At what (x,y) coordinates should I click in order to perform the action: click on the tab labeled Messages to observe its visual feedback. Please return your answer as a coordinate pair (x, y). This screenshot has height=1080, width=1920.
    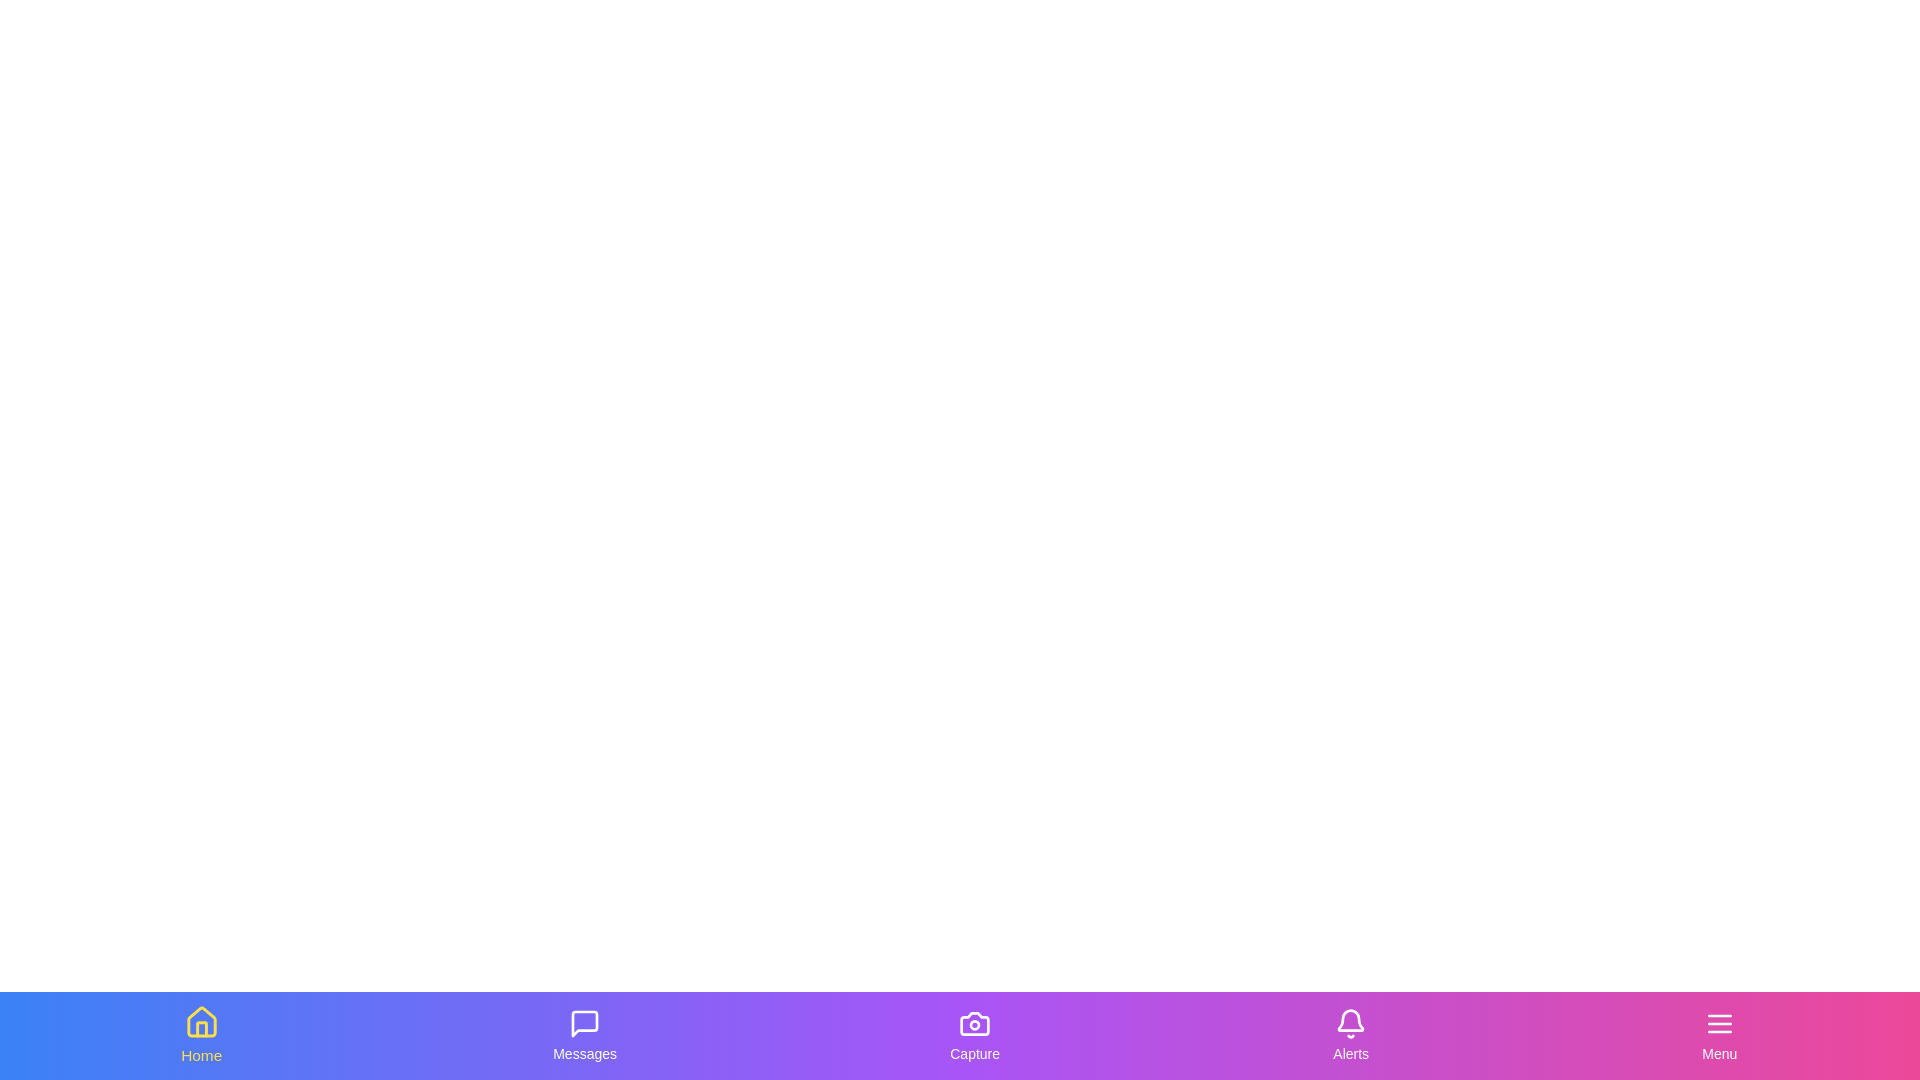
    Looking at the image, I should click on (584, 1035).